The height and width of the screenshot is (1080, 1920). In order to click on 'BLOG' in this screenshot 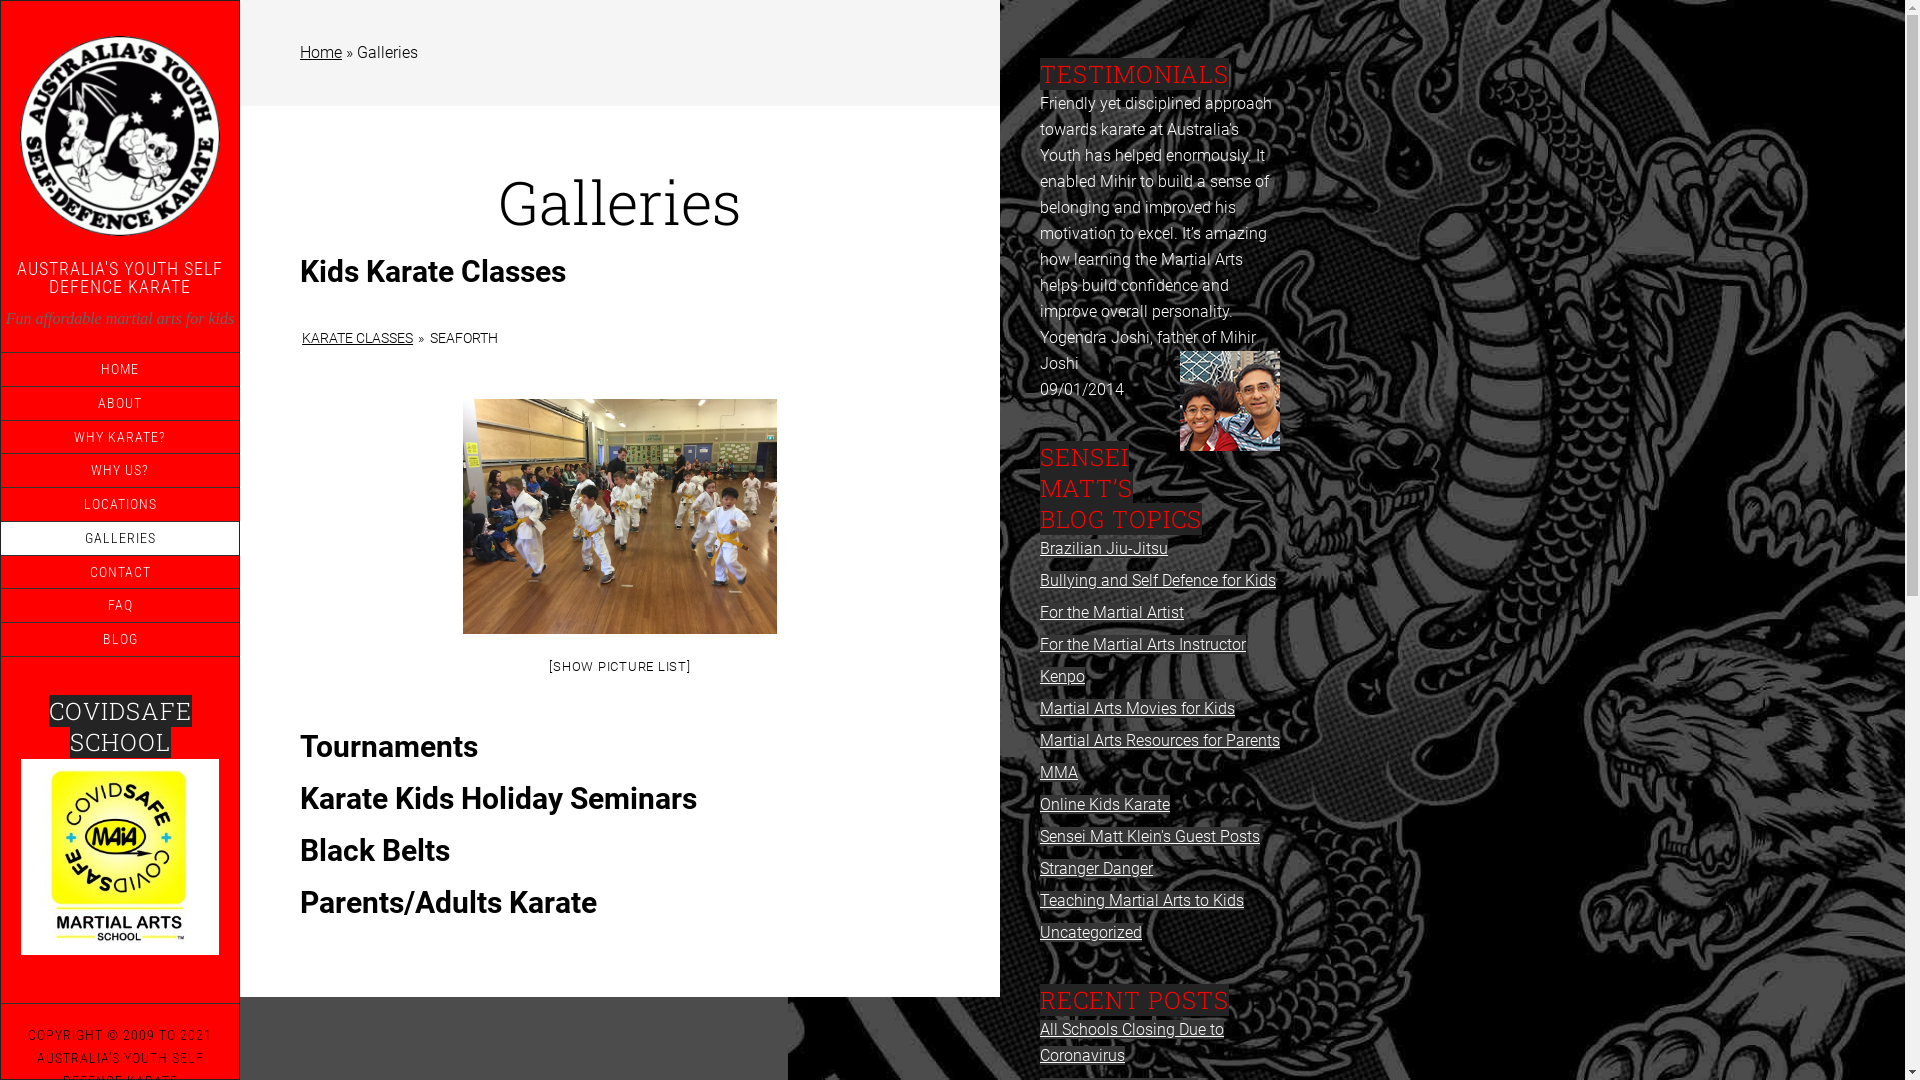, I will do `click(119, 639)`.